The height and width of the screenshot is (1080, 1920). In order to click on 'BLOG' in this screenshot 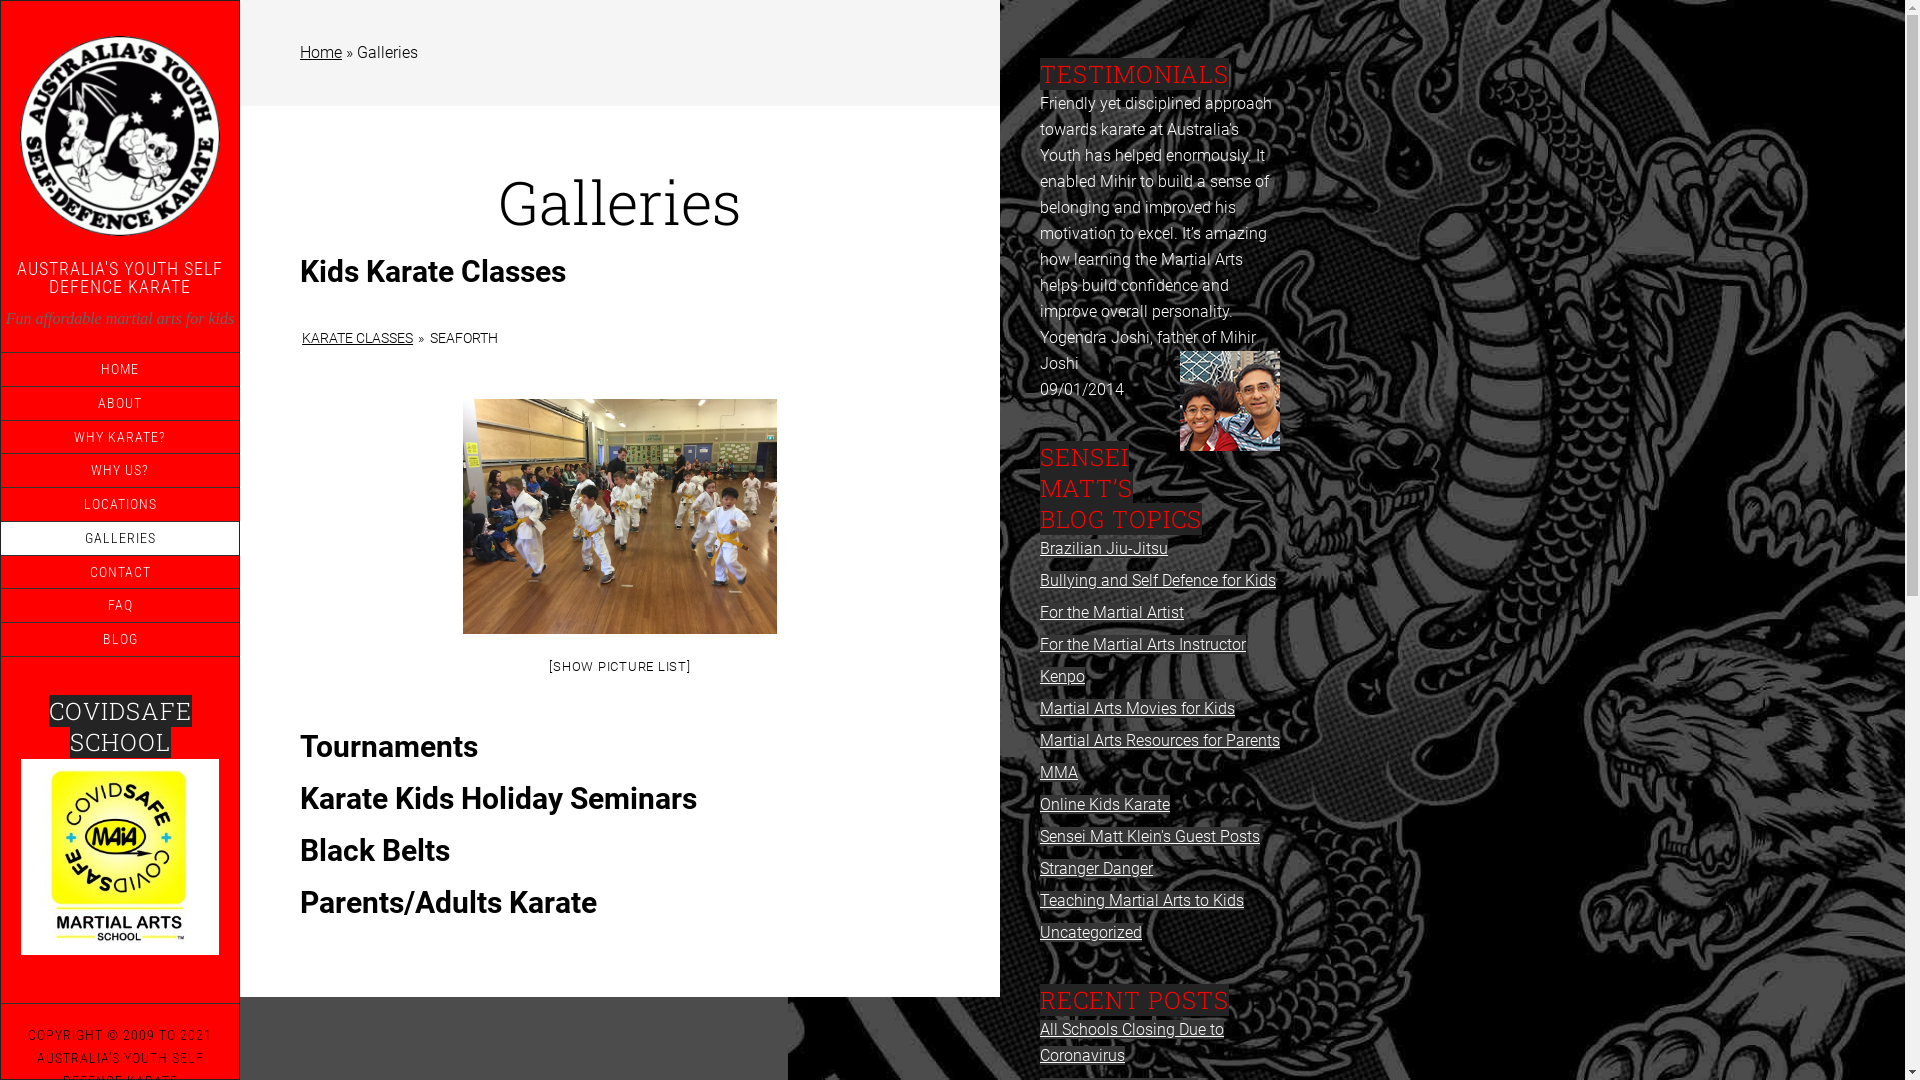, I will do `click(119, 639)`.